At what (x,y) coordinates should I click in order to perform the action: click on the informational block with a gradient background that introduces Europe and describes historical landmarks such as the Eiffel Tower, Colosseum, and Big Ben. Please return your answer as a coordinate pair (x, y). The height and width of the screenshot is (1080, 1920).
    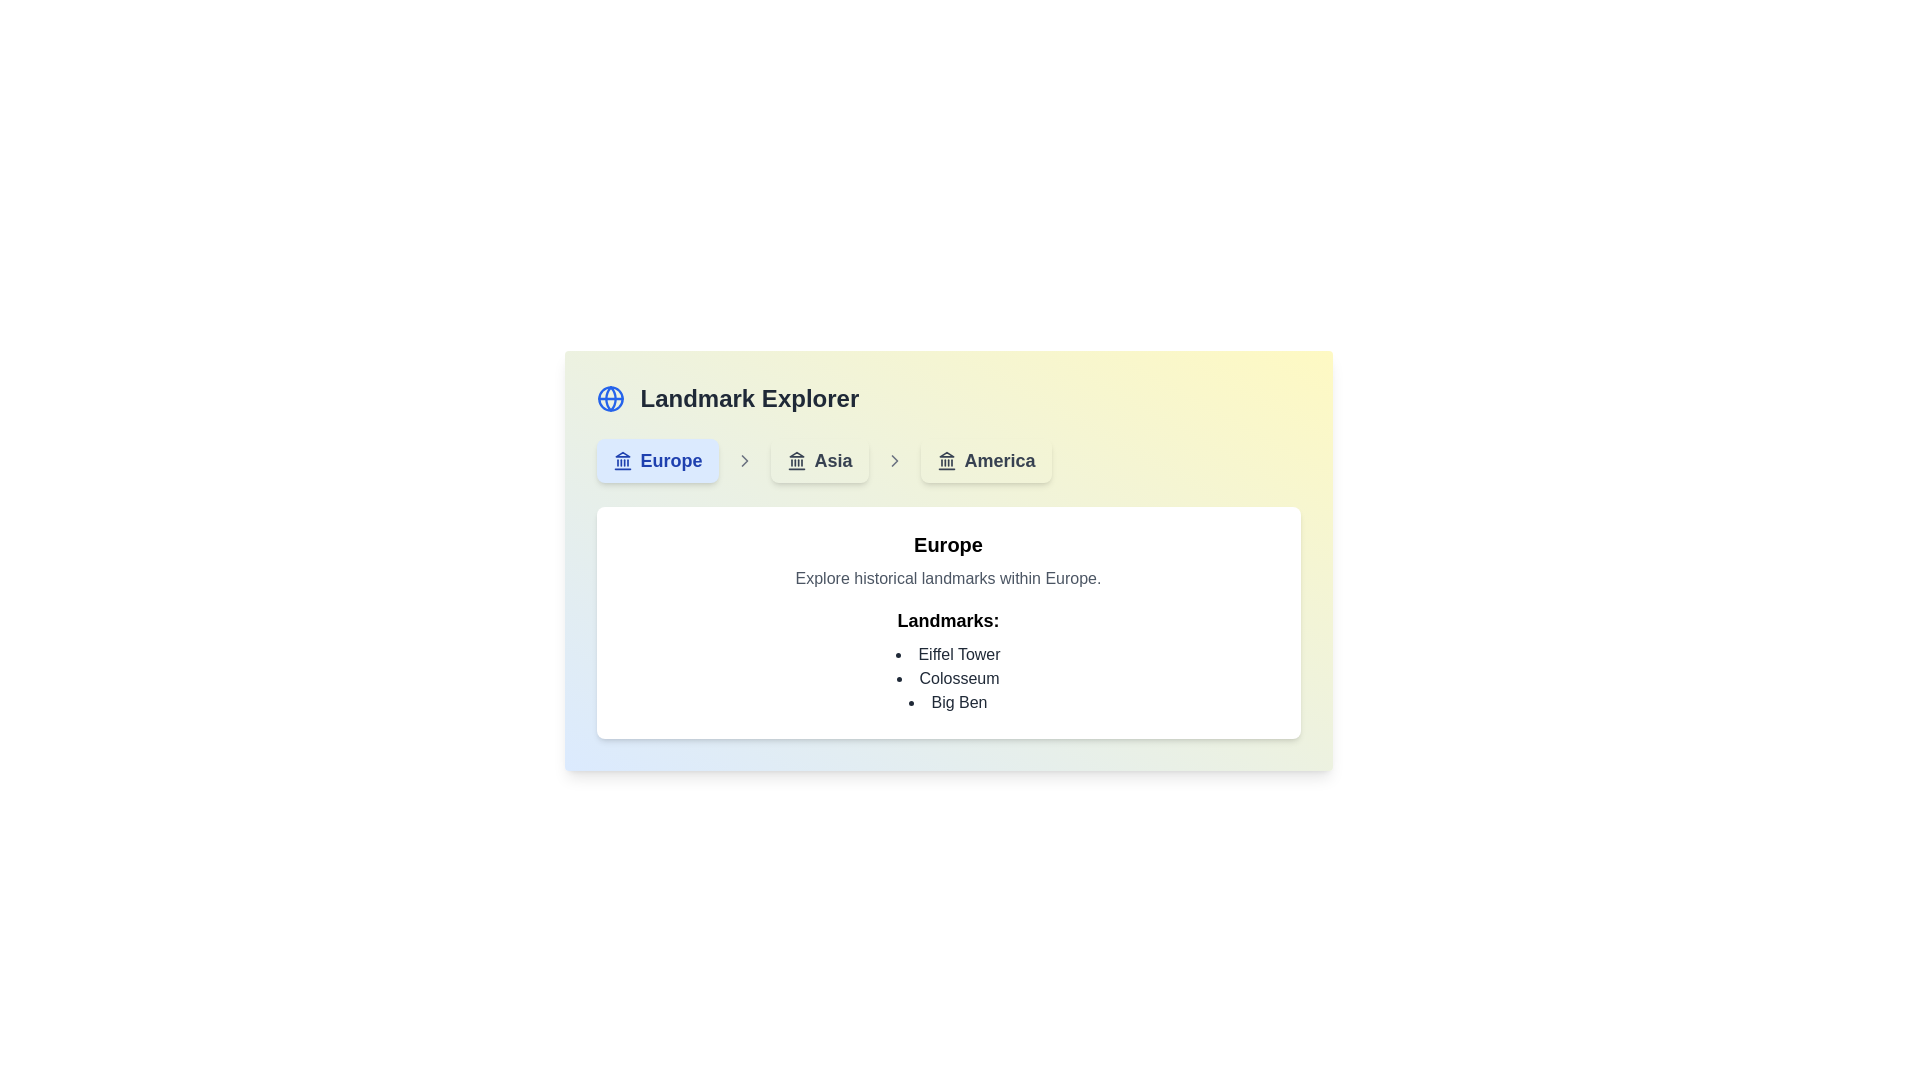
    Looking at the image, I should click on (947, 560).